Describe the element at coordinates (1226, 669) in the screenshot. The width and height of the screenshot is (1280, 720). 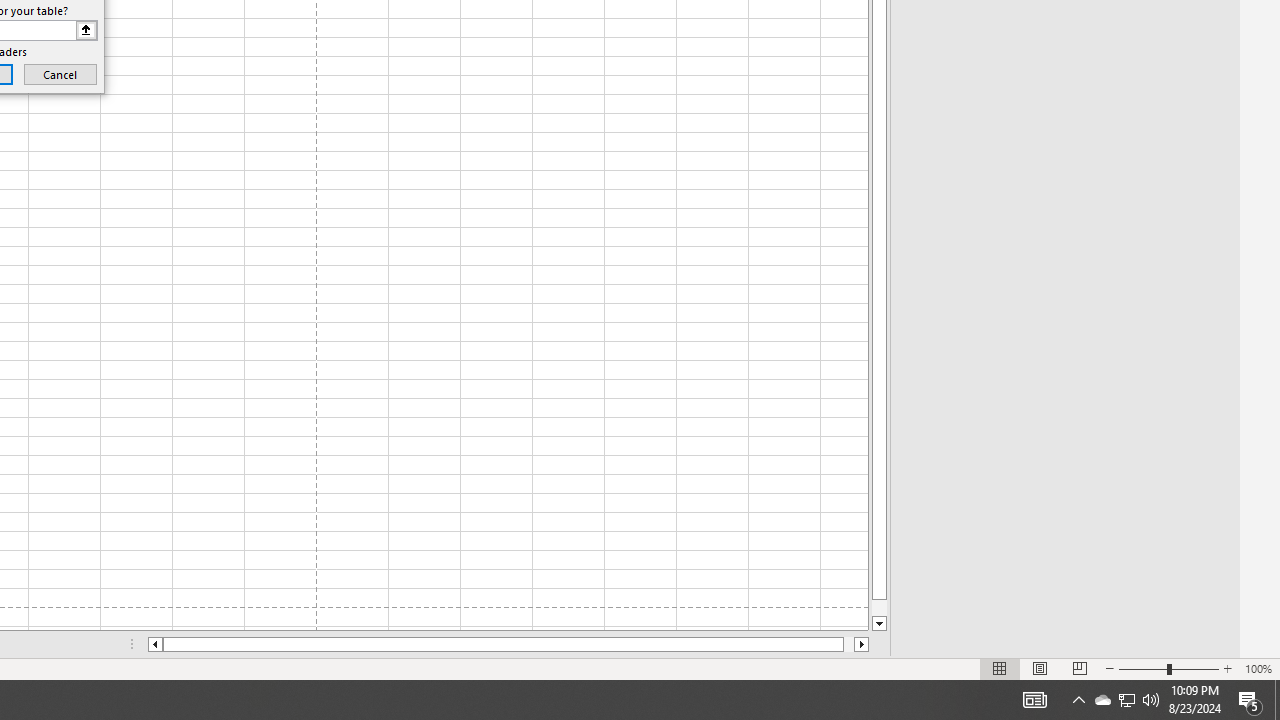
I see `'Zoom In'` at that location.